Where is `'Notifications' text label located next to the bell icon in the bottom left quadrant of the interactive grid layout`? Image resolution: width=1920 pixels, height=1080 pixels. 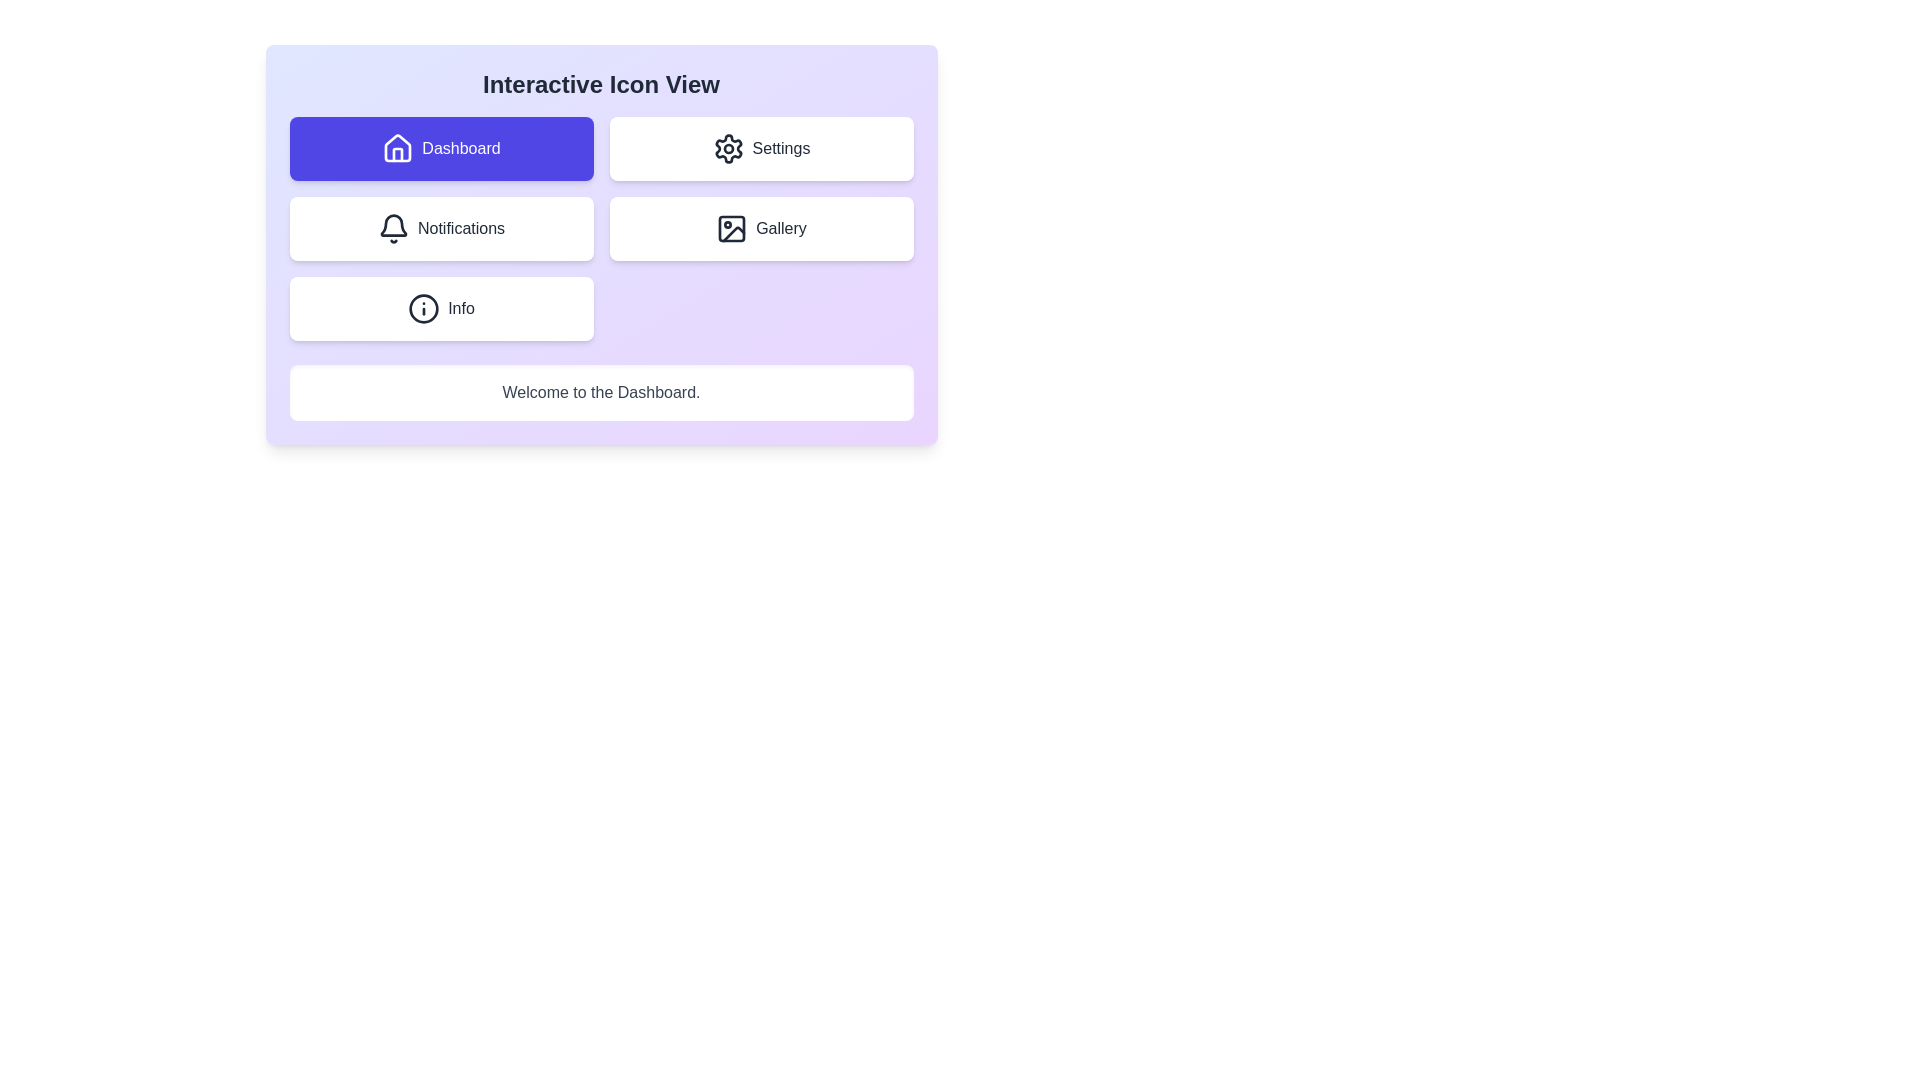
'Notifications' text label located next to the bell icon in the bottom left quadrant of the interactive grid layout is located at coordinates (460, 227).